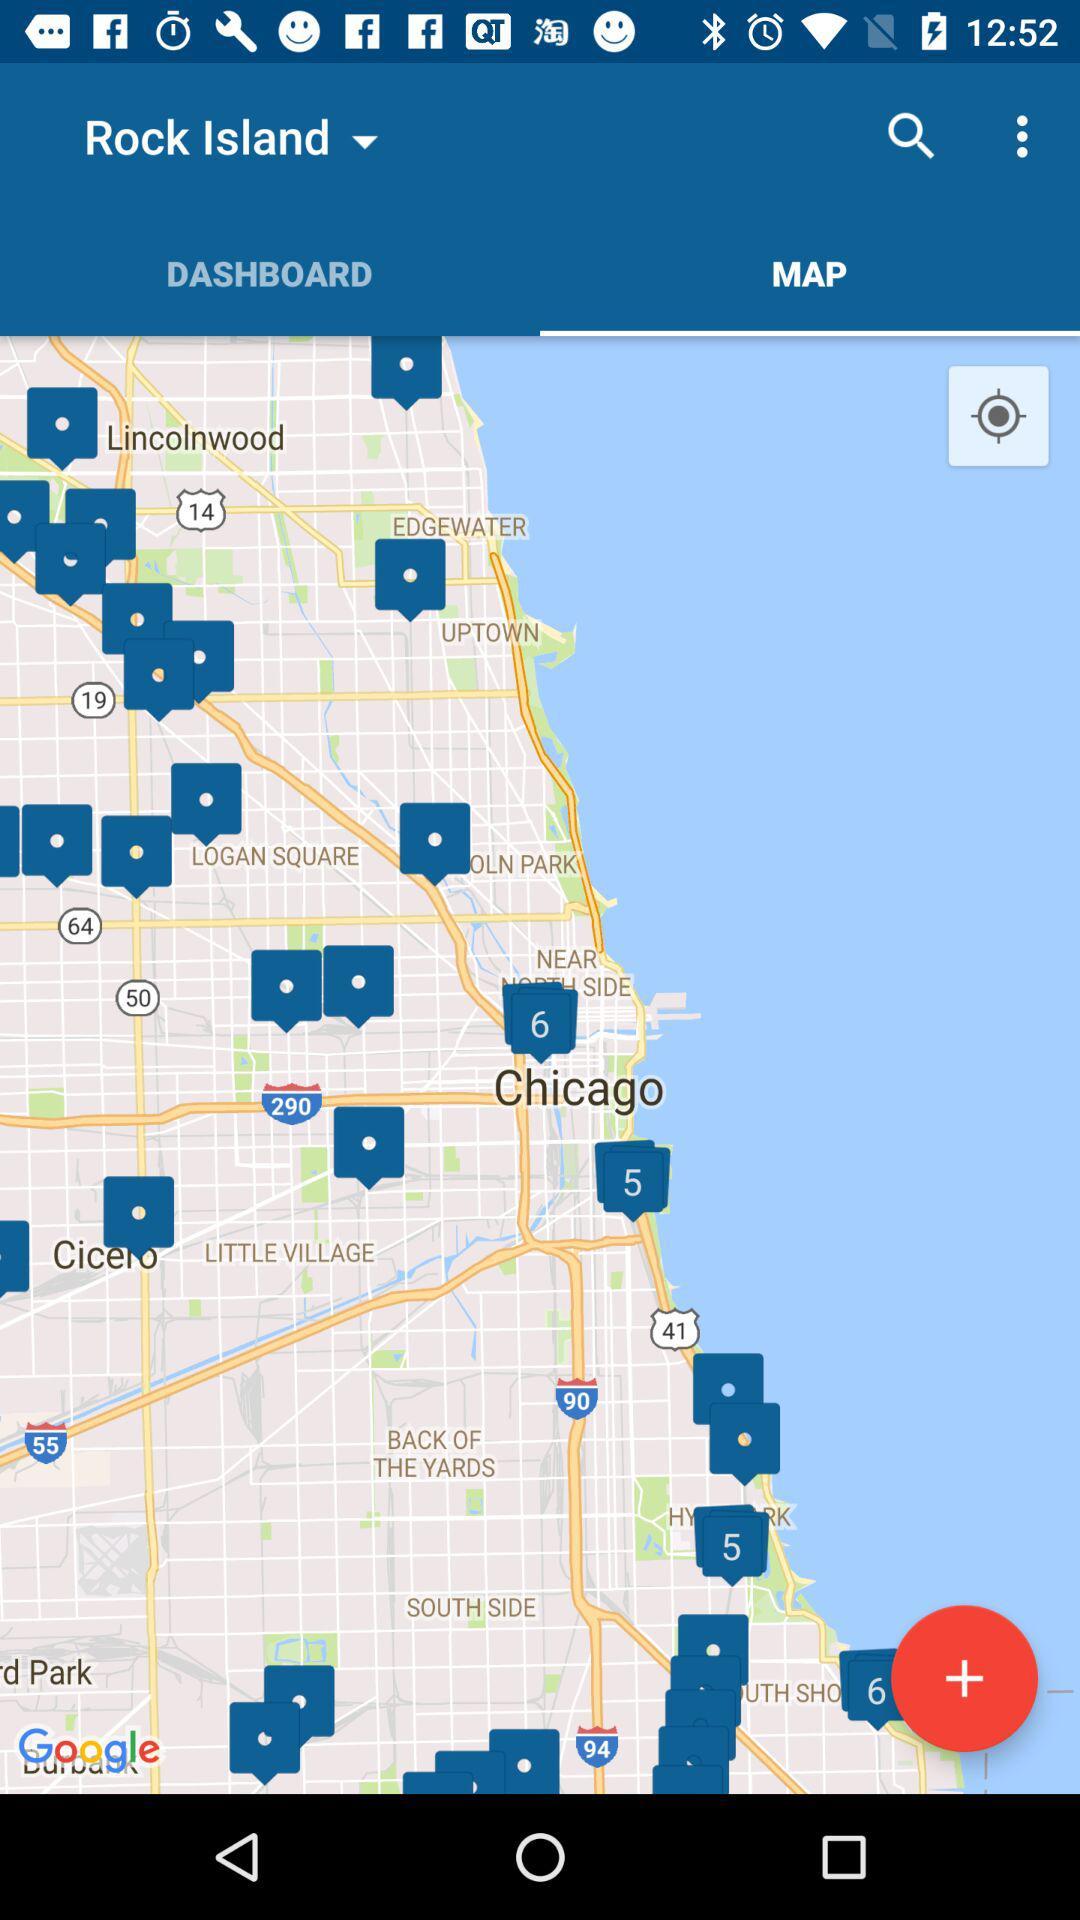  What do you see at coordinates (963, 1678) in the screenshot?
I see `the icon at the bottom right corner` at bounding box center [963, 1678].